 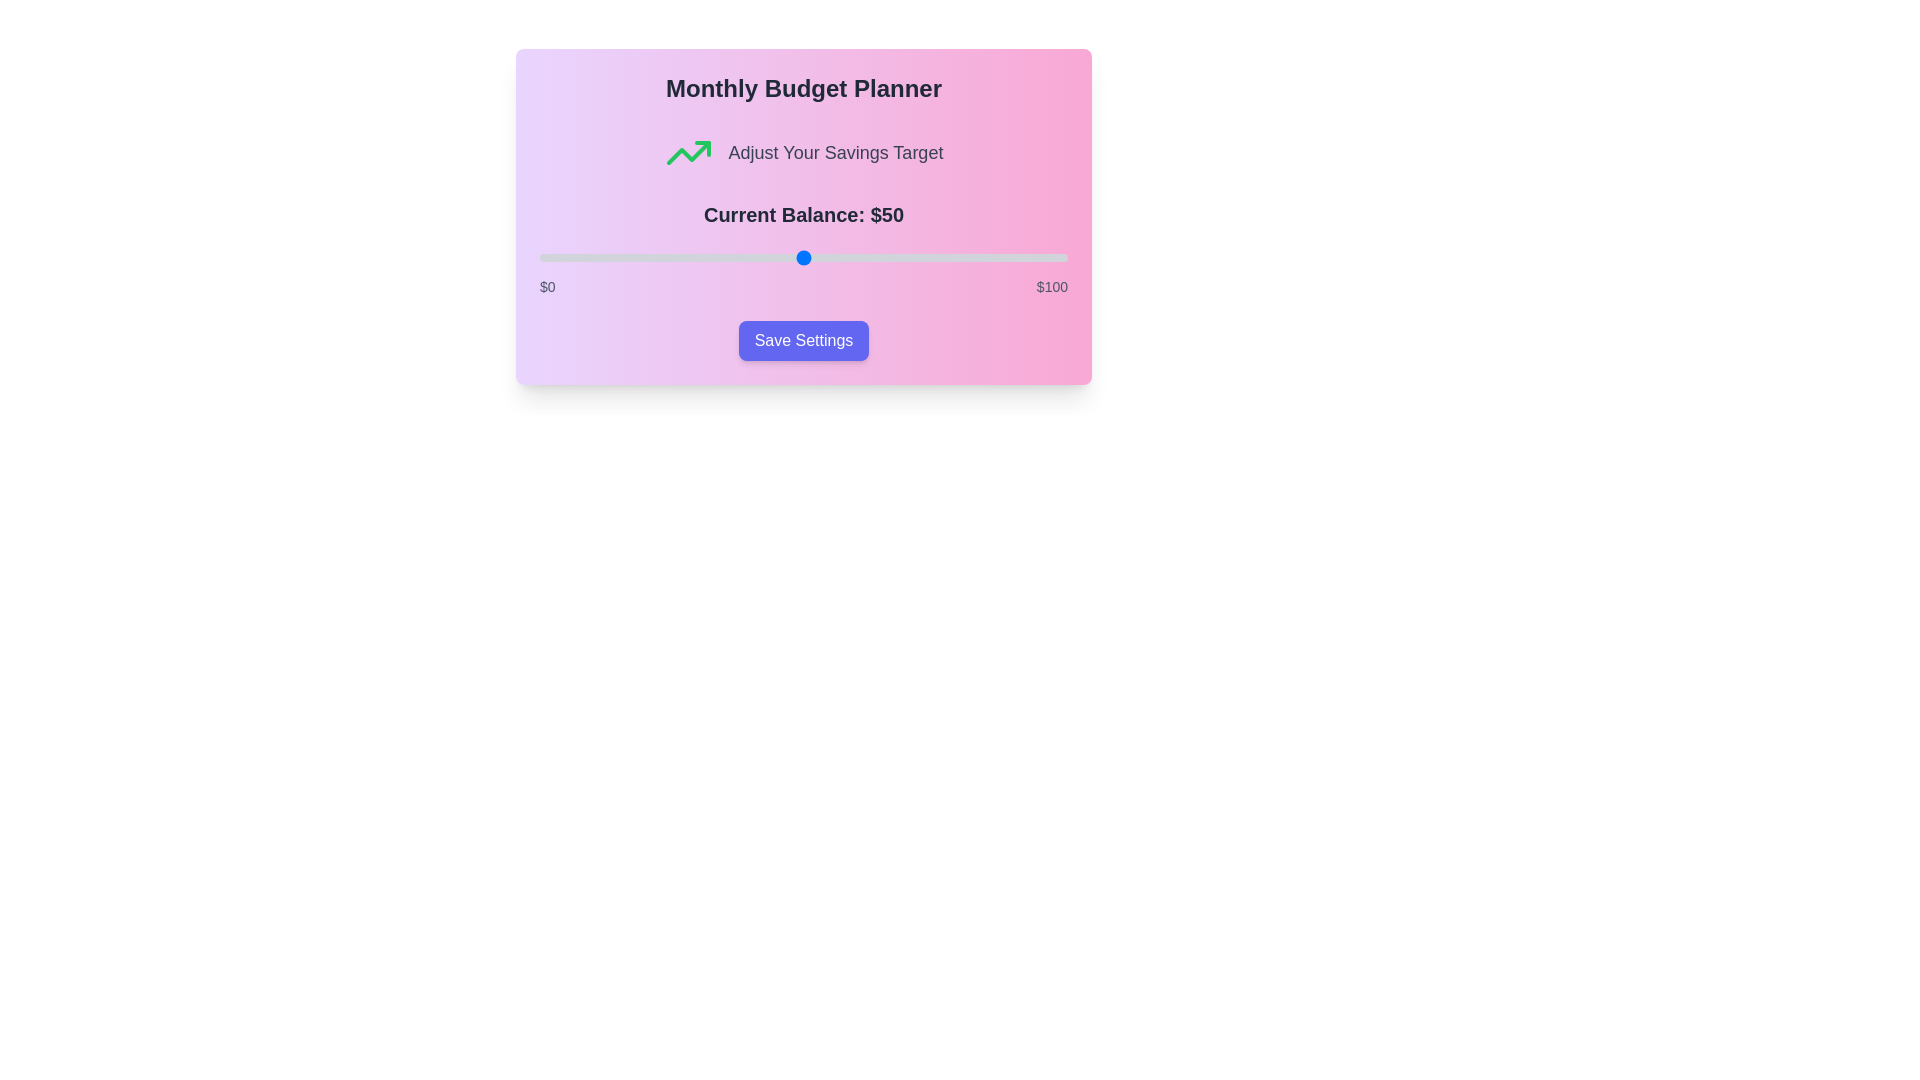 What do you see at coordinates (645, 257) in the screenshot?
I see `the slider to set the balance to 20 value` at bounding box center [645, 257].